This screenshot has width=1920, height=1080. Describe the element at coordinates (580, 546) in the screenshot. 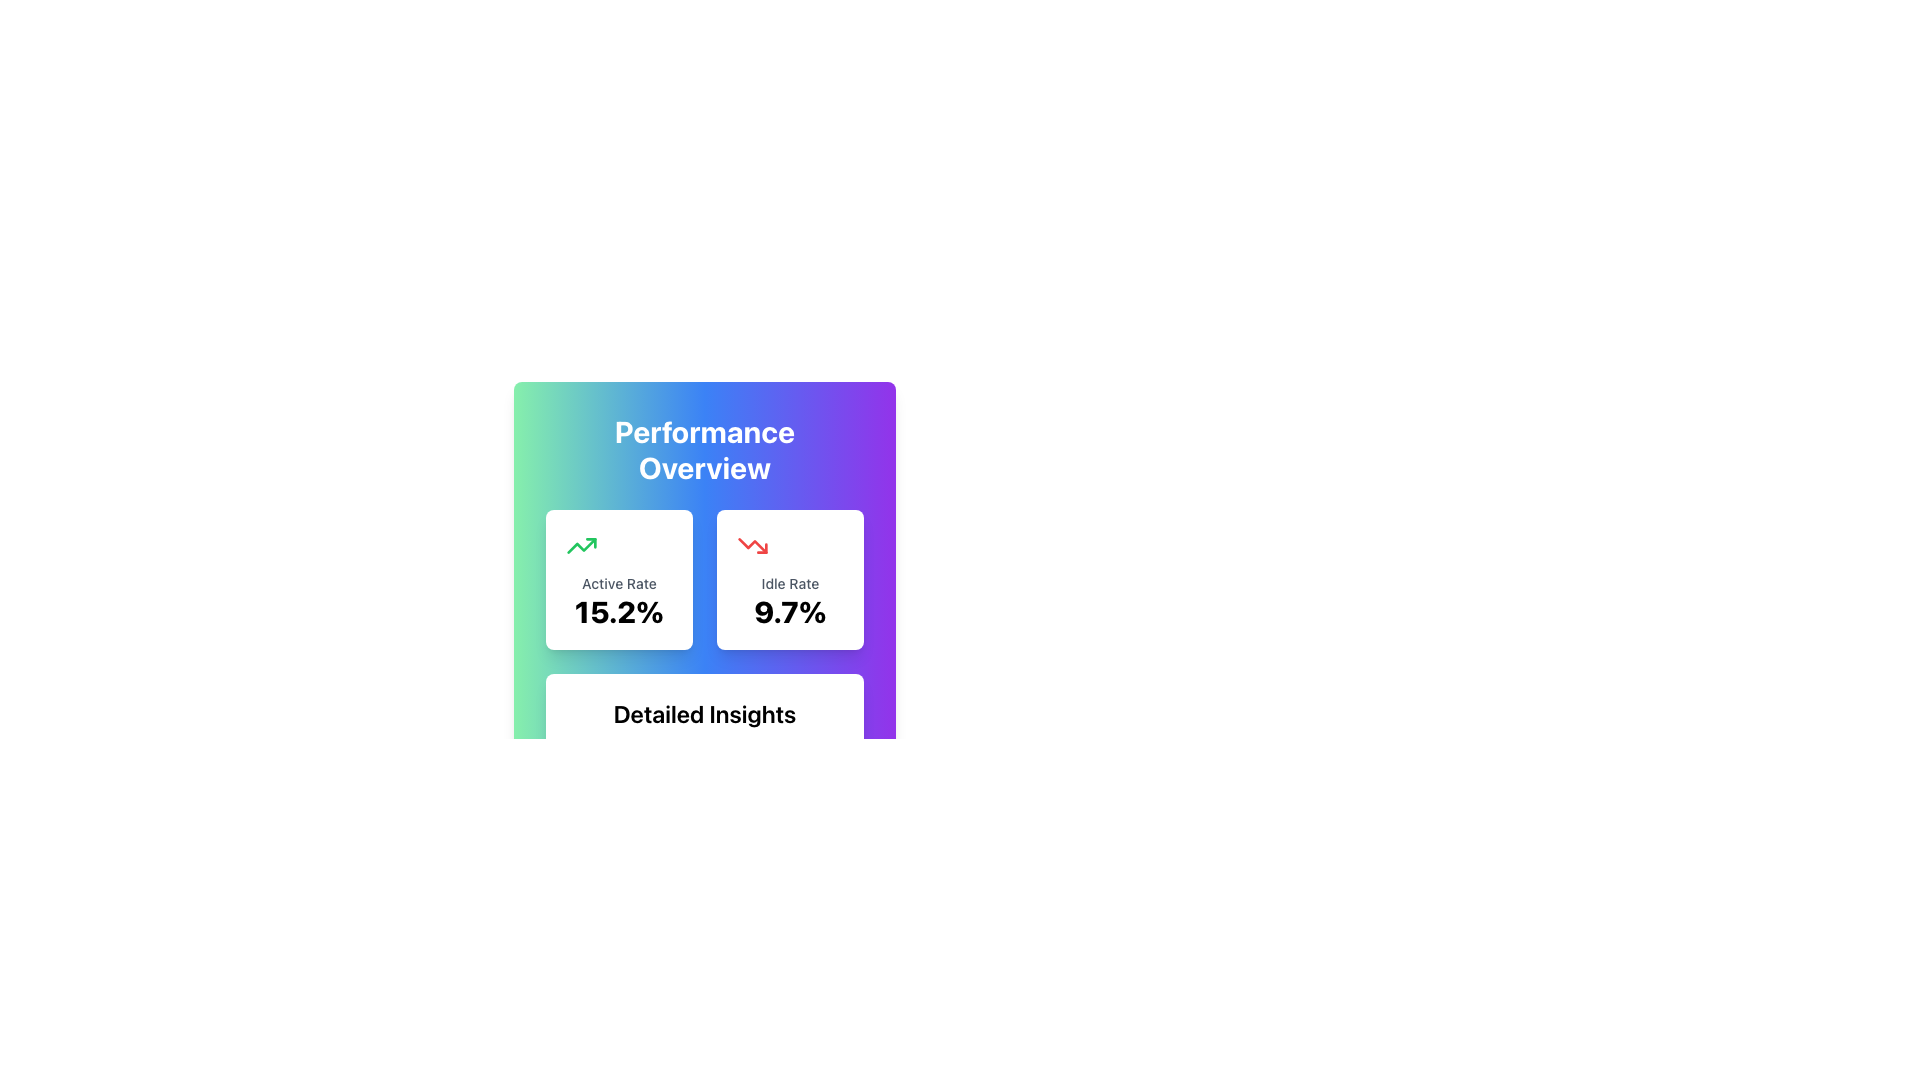

I see `the positive trend icon located at the top-left of the 'Active Rate' card, which visually represents an increase related to the 'Active Rate' of 15.2%` at that location.